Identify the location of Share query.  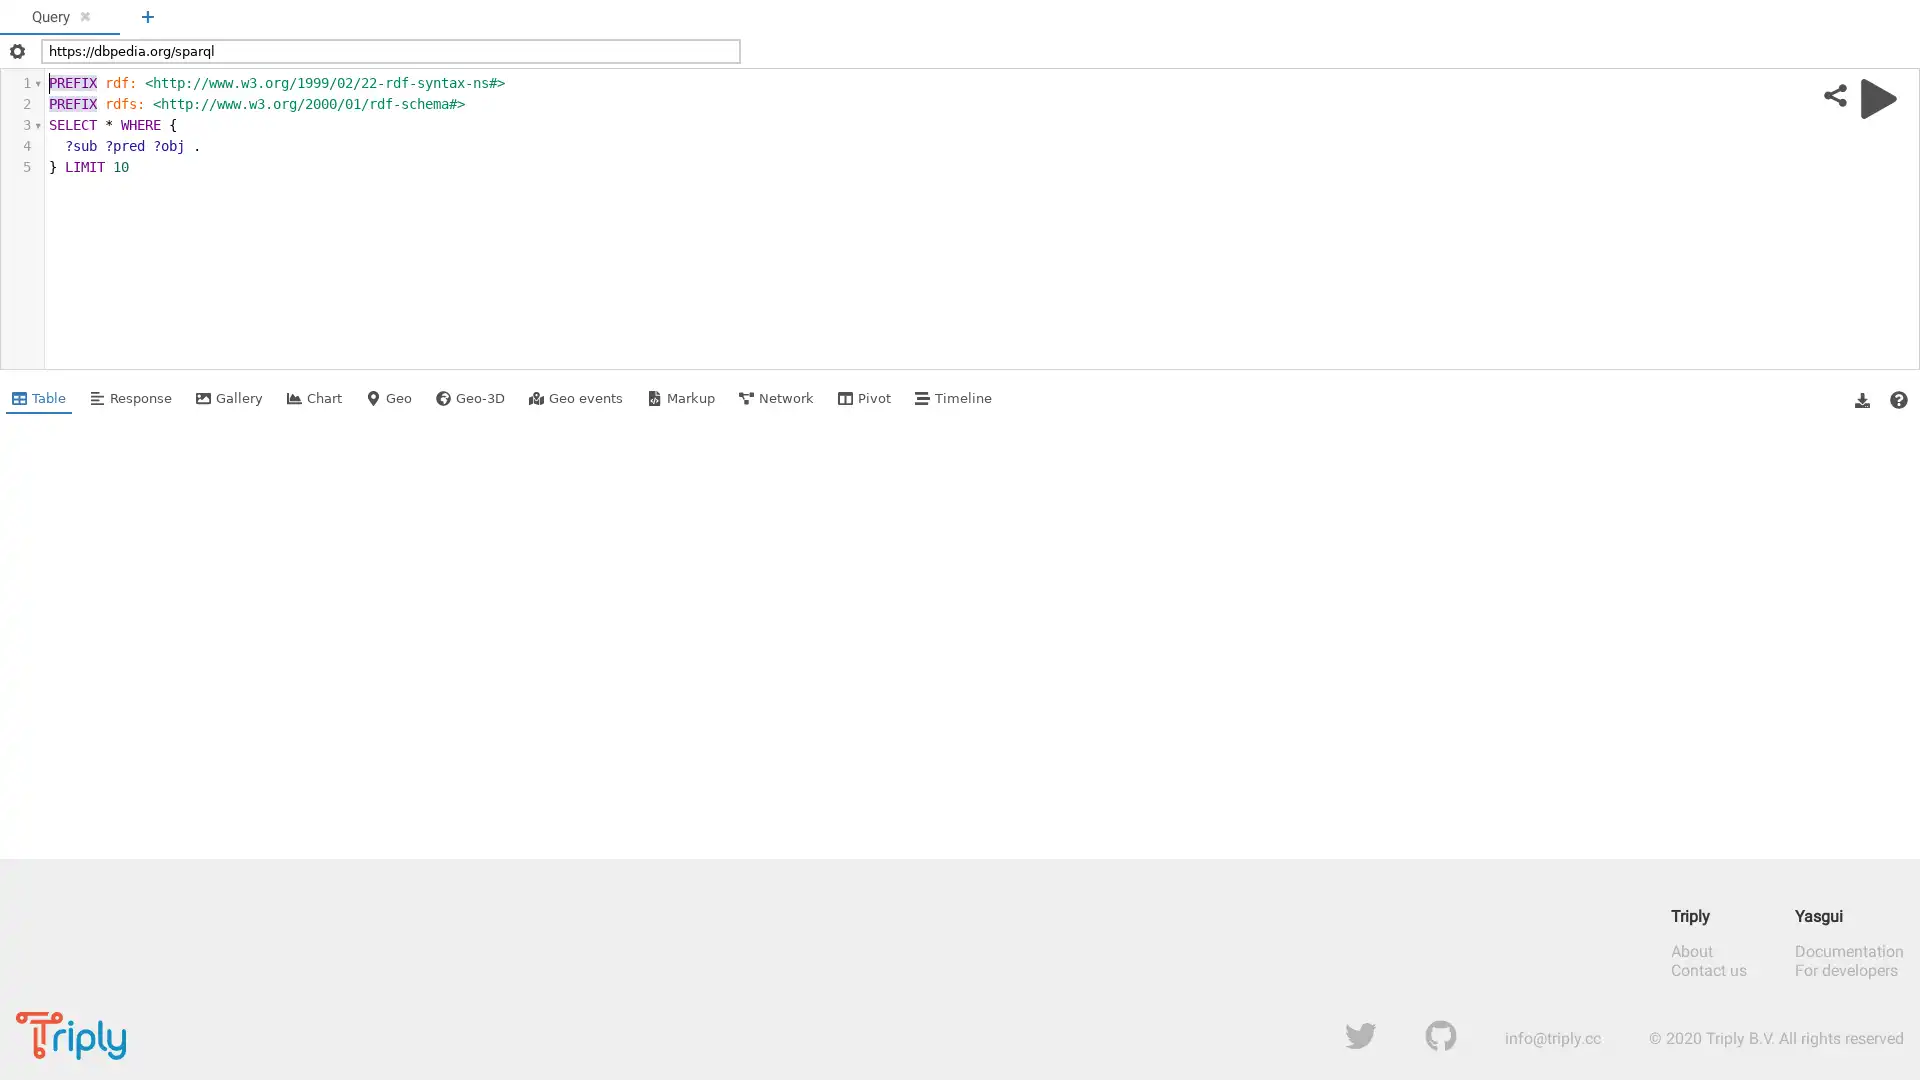
(1835, 96).